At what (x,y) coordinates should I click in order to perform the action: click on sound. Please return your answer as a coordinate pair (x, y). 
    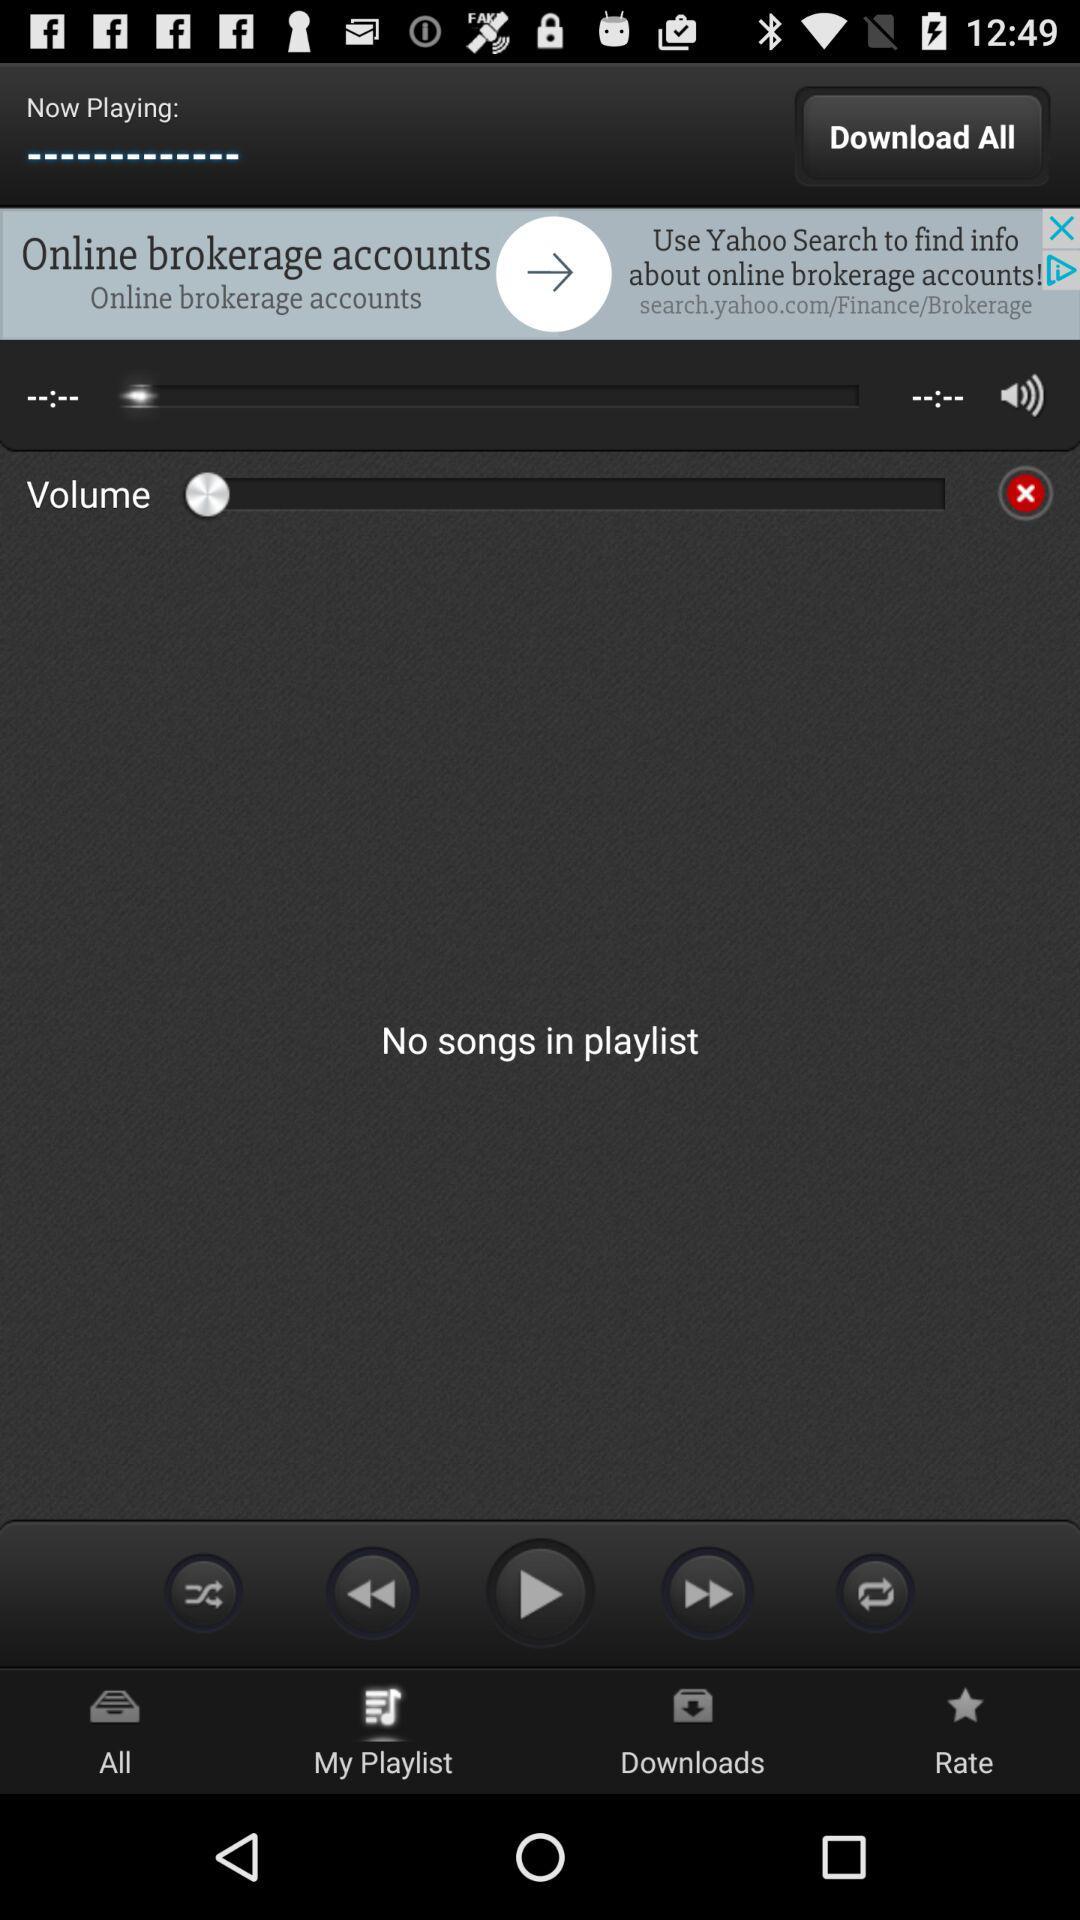
    Looking at the image, I should click on (1022, 395).